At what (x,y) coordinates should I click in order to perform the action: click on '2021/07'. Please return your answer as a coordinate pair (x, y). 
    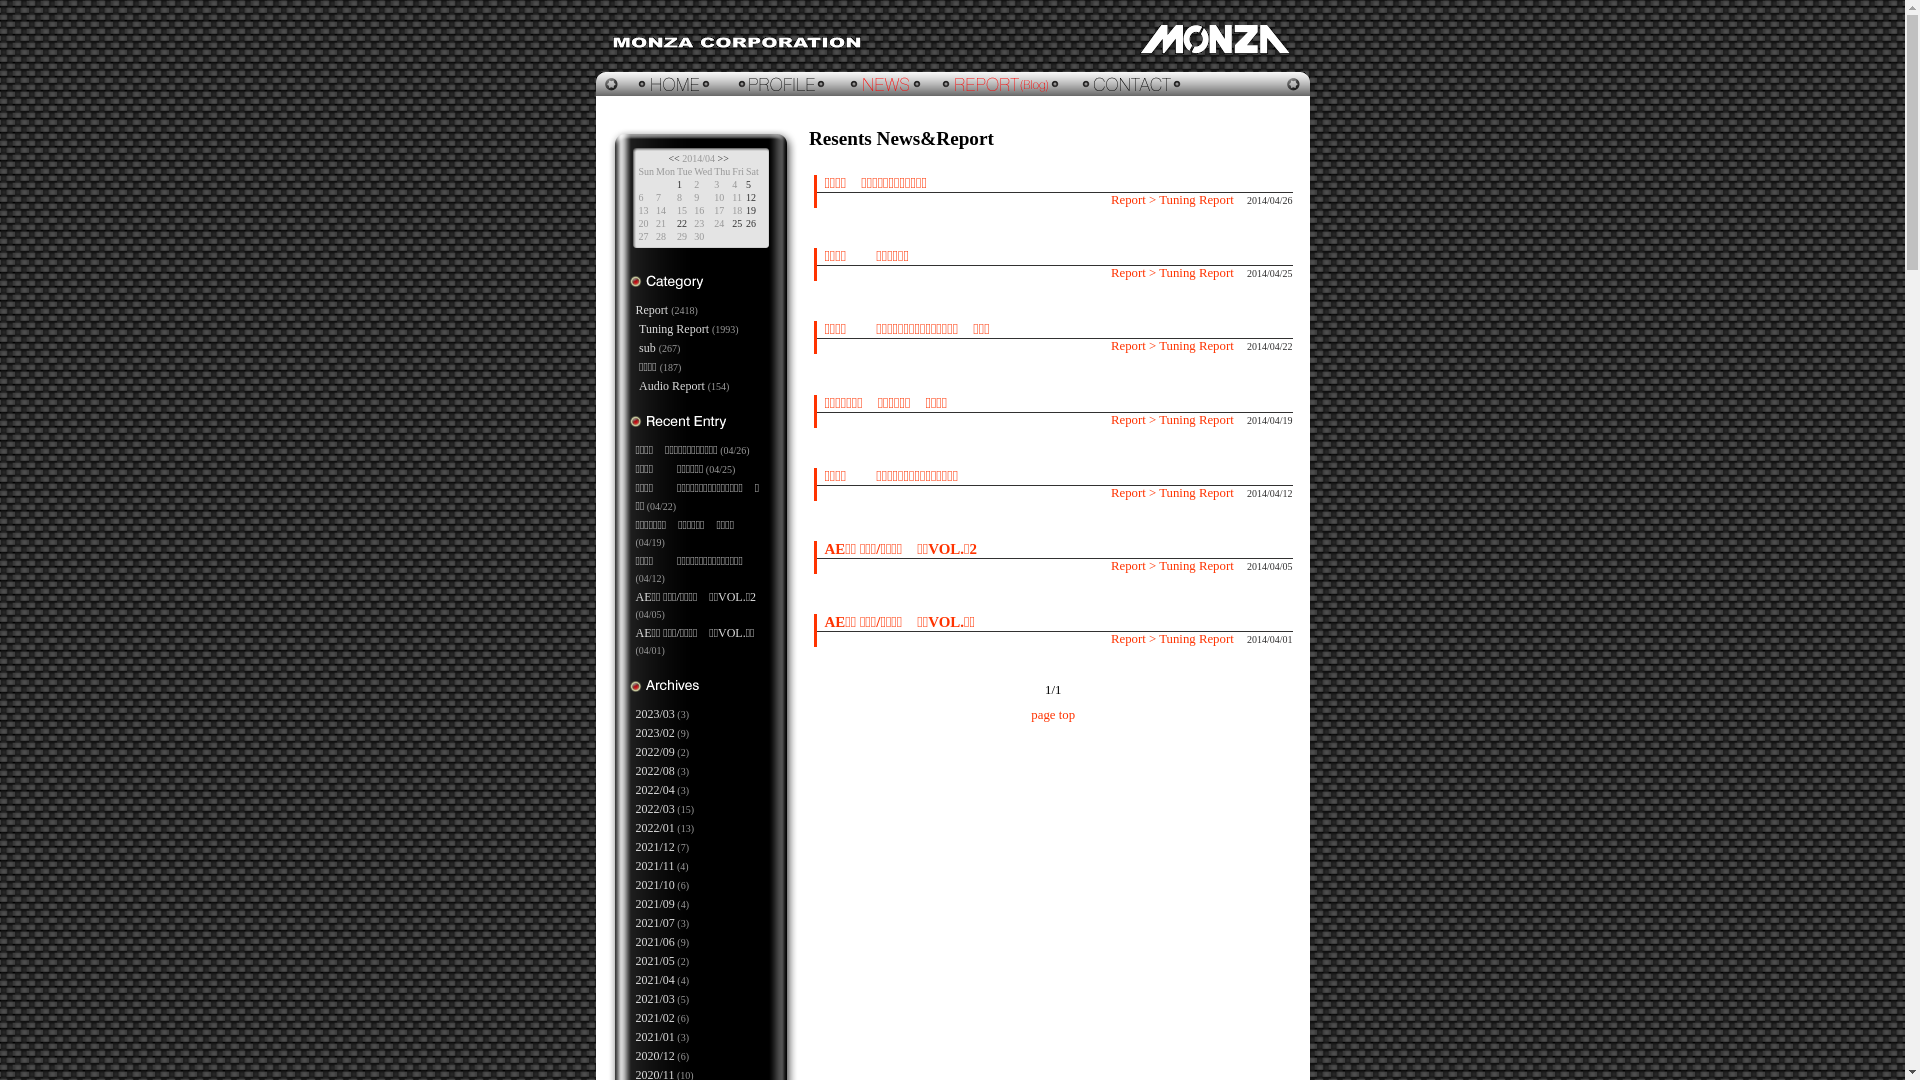
    Looking at the image, I should click on (655, 922).